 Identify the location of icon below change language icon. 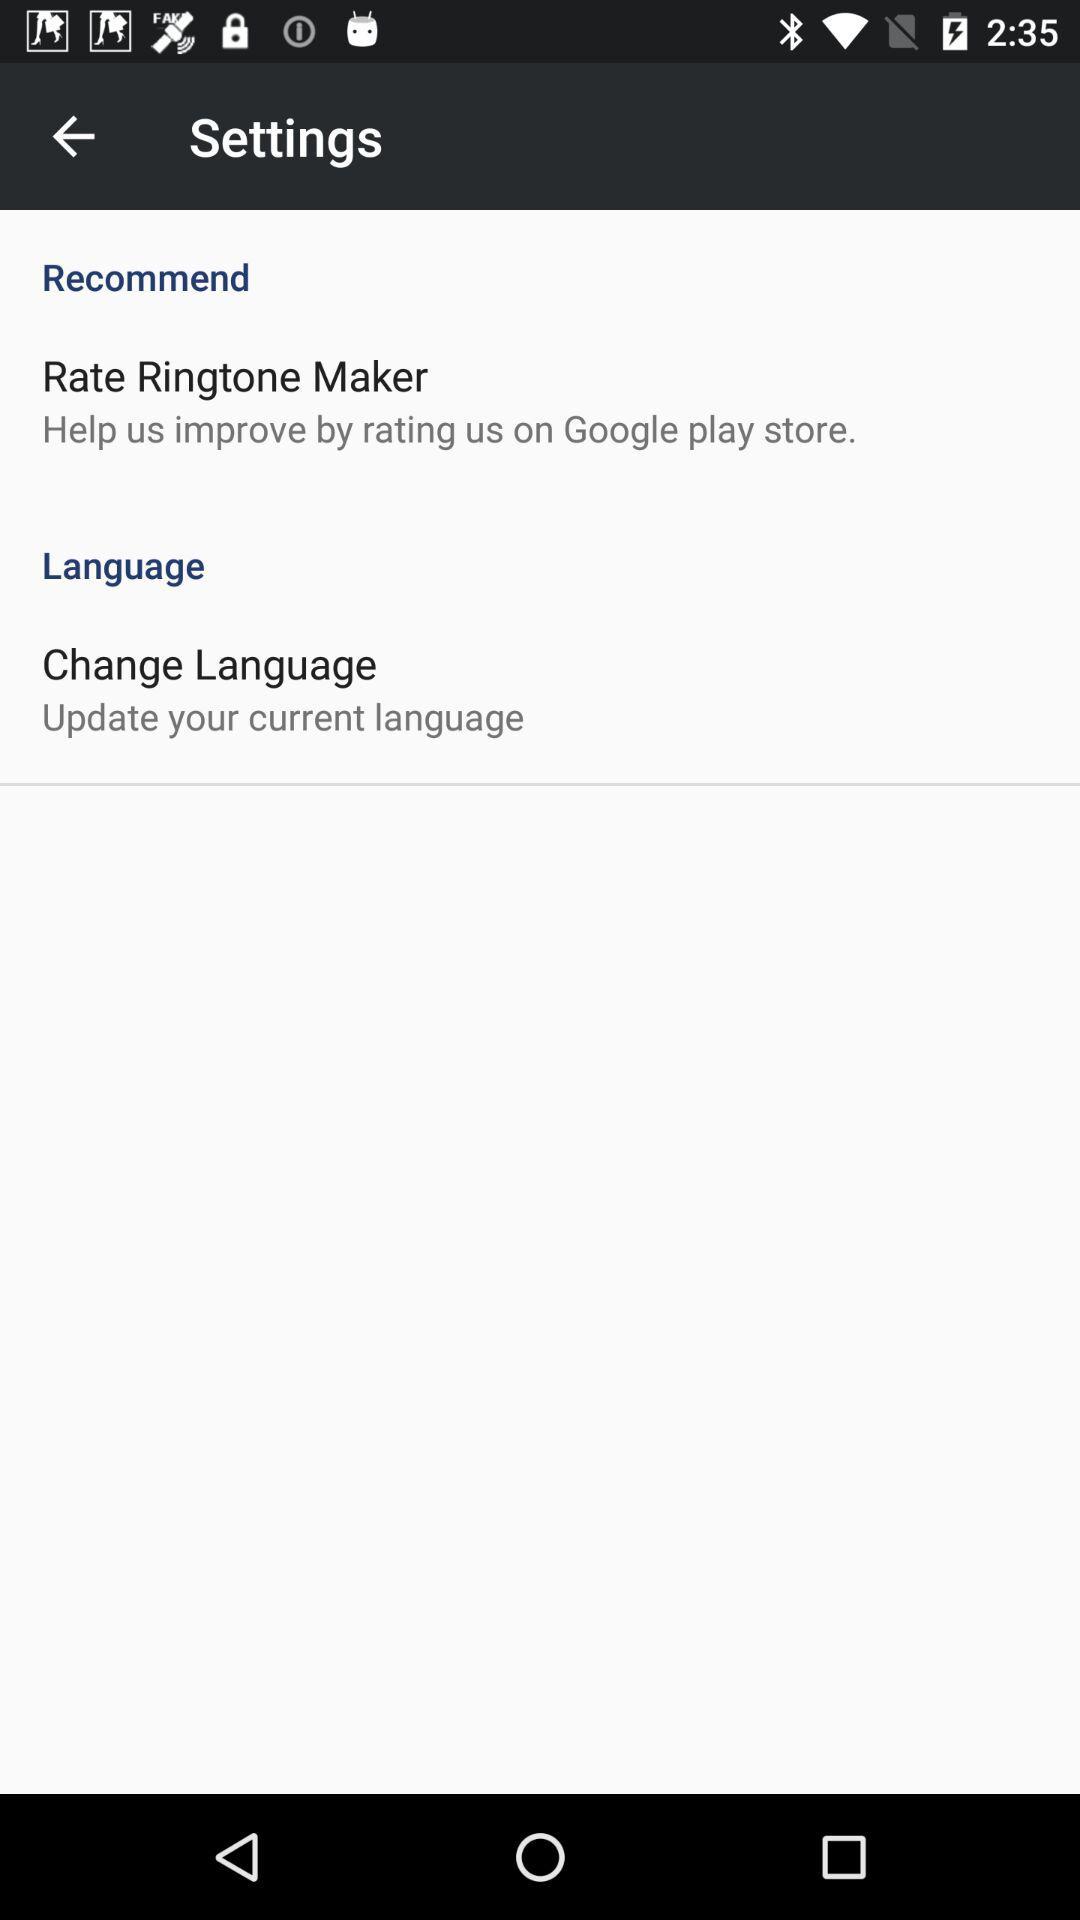
(283, 716).